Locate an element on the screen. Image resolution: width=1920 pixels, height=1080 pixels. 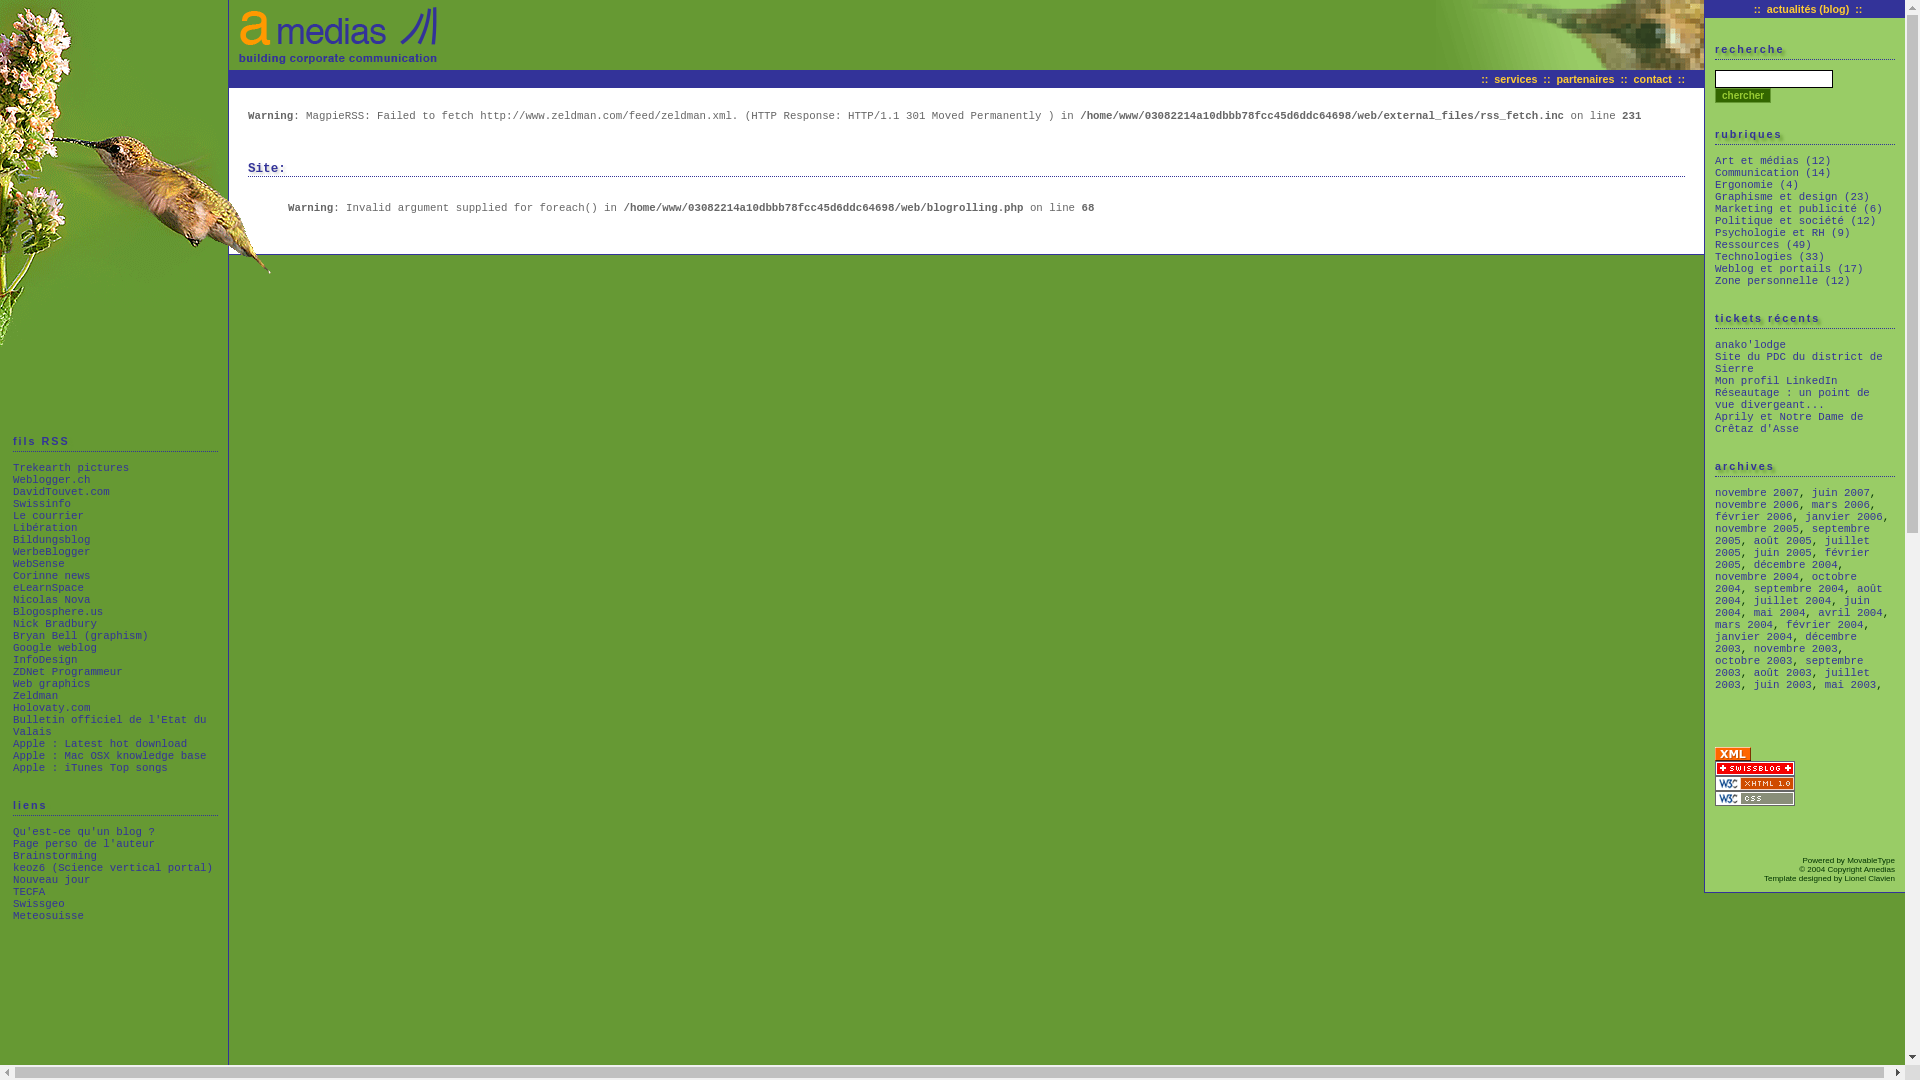
'mai 2004' is located at coordinates (1752, 612).